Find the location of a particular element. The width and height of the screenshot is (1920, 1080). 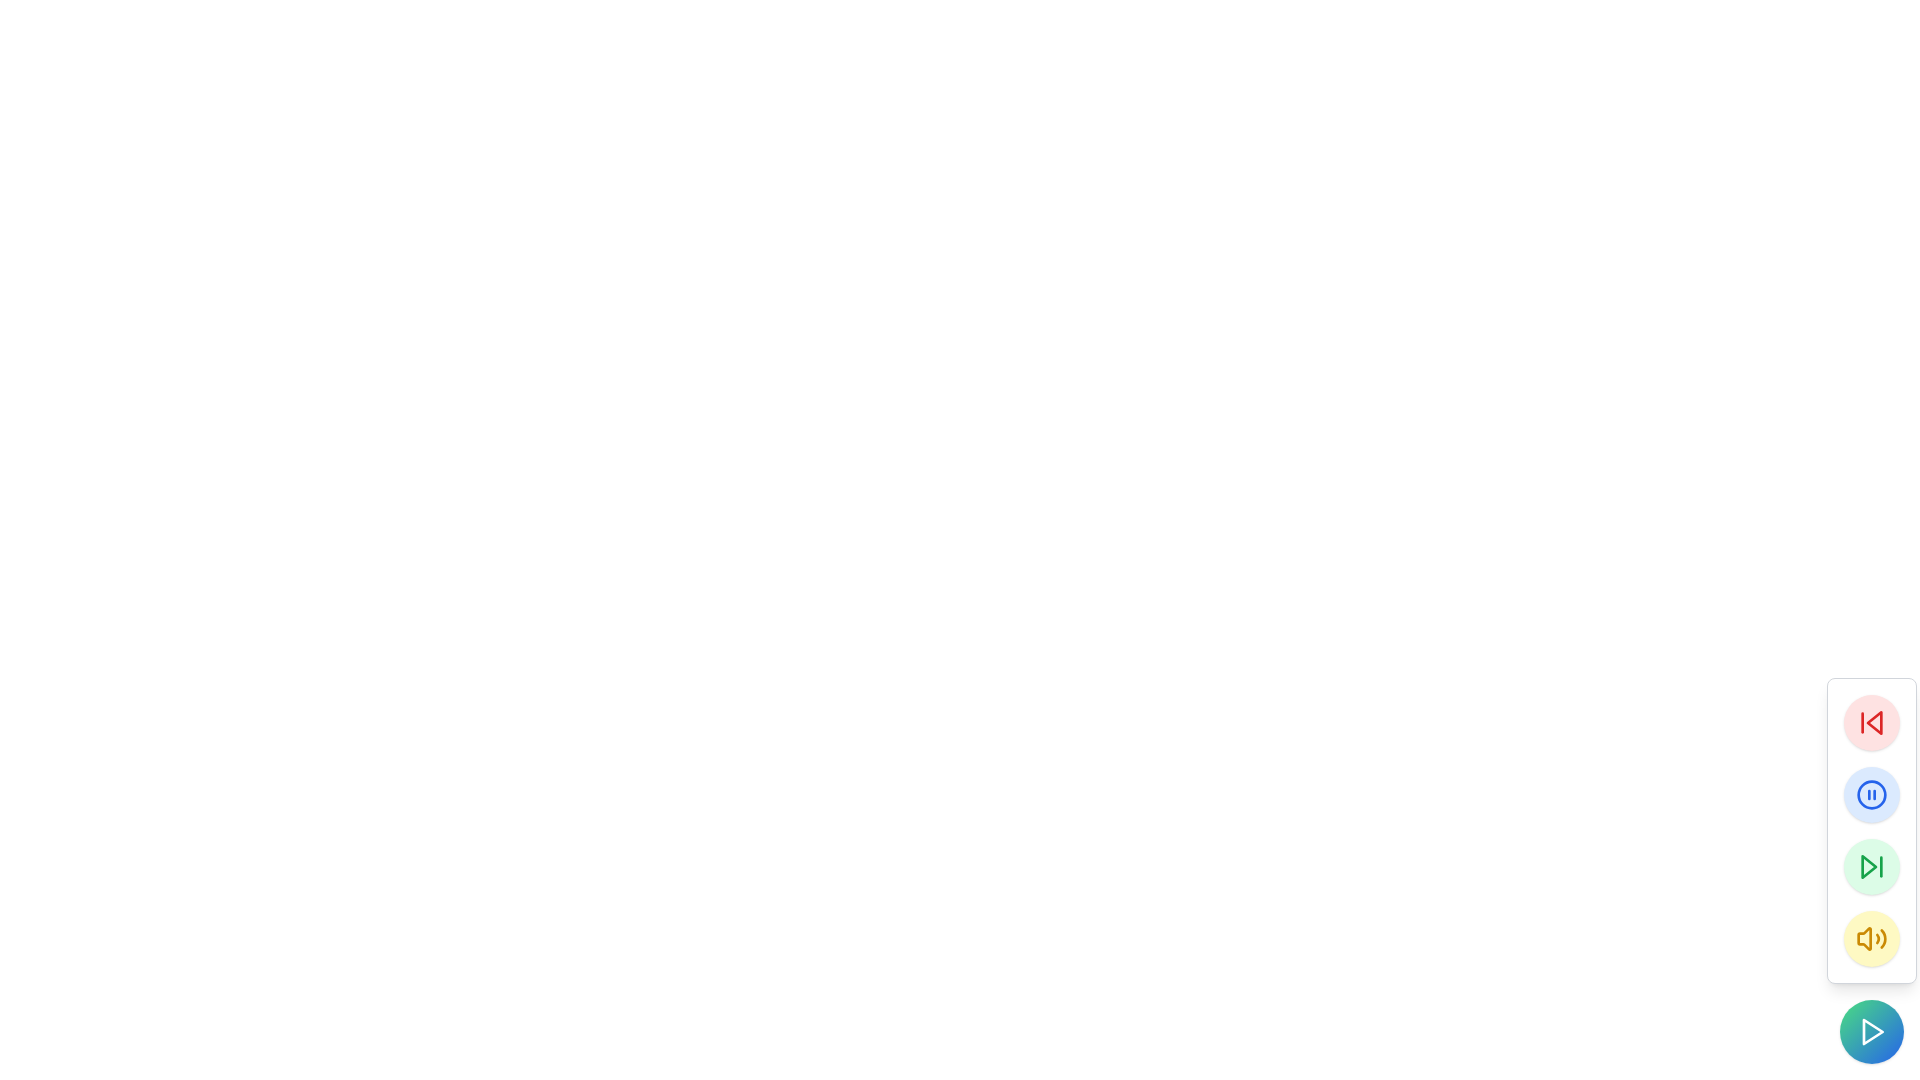

the volume control icon, which resembles a speaker cone and sound waves, located in the bottom-right corner of the interface is located at coordinates (1863, 938).